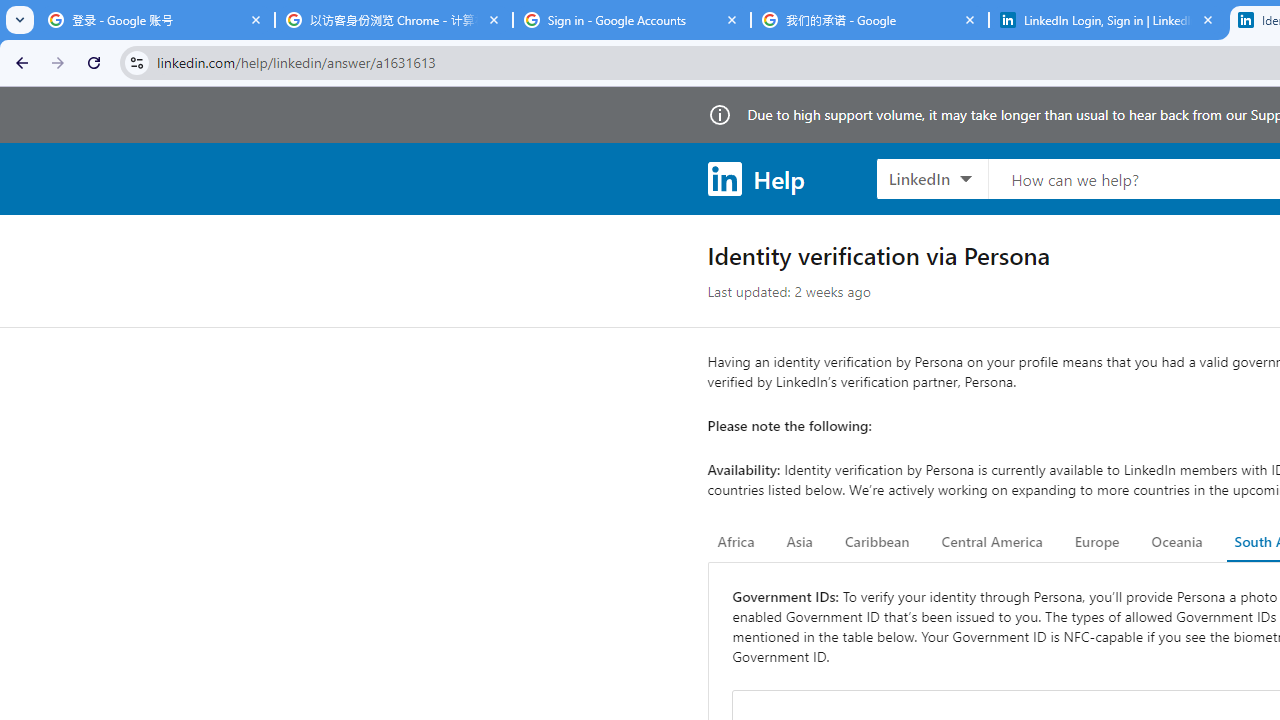 The image size is (1280, 720). Describe the element at coordinates (931, 177) in the screenshot. I see `'LinkedIn products to search, LinkedIn selected'` at that location.